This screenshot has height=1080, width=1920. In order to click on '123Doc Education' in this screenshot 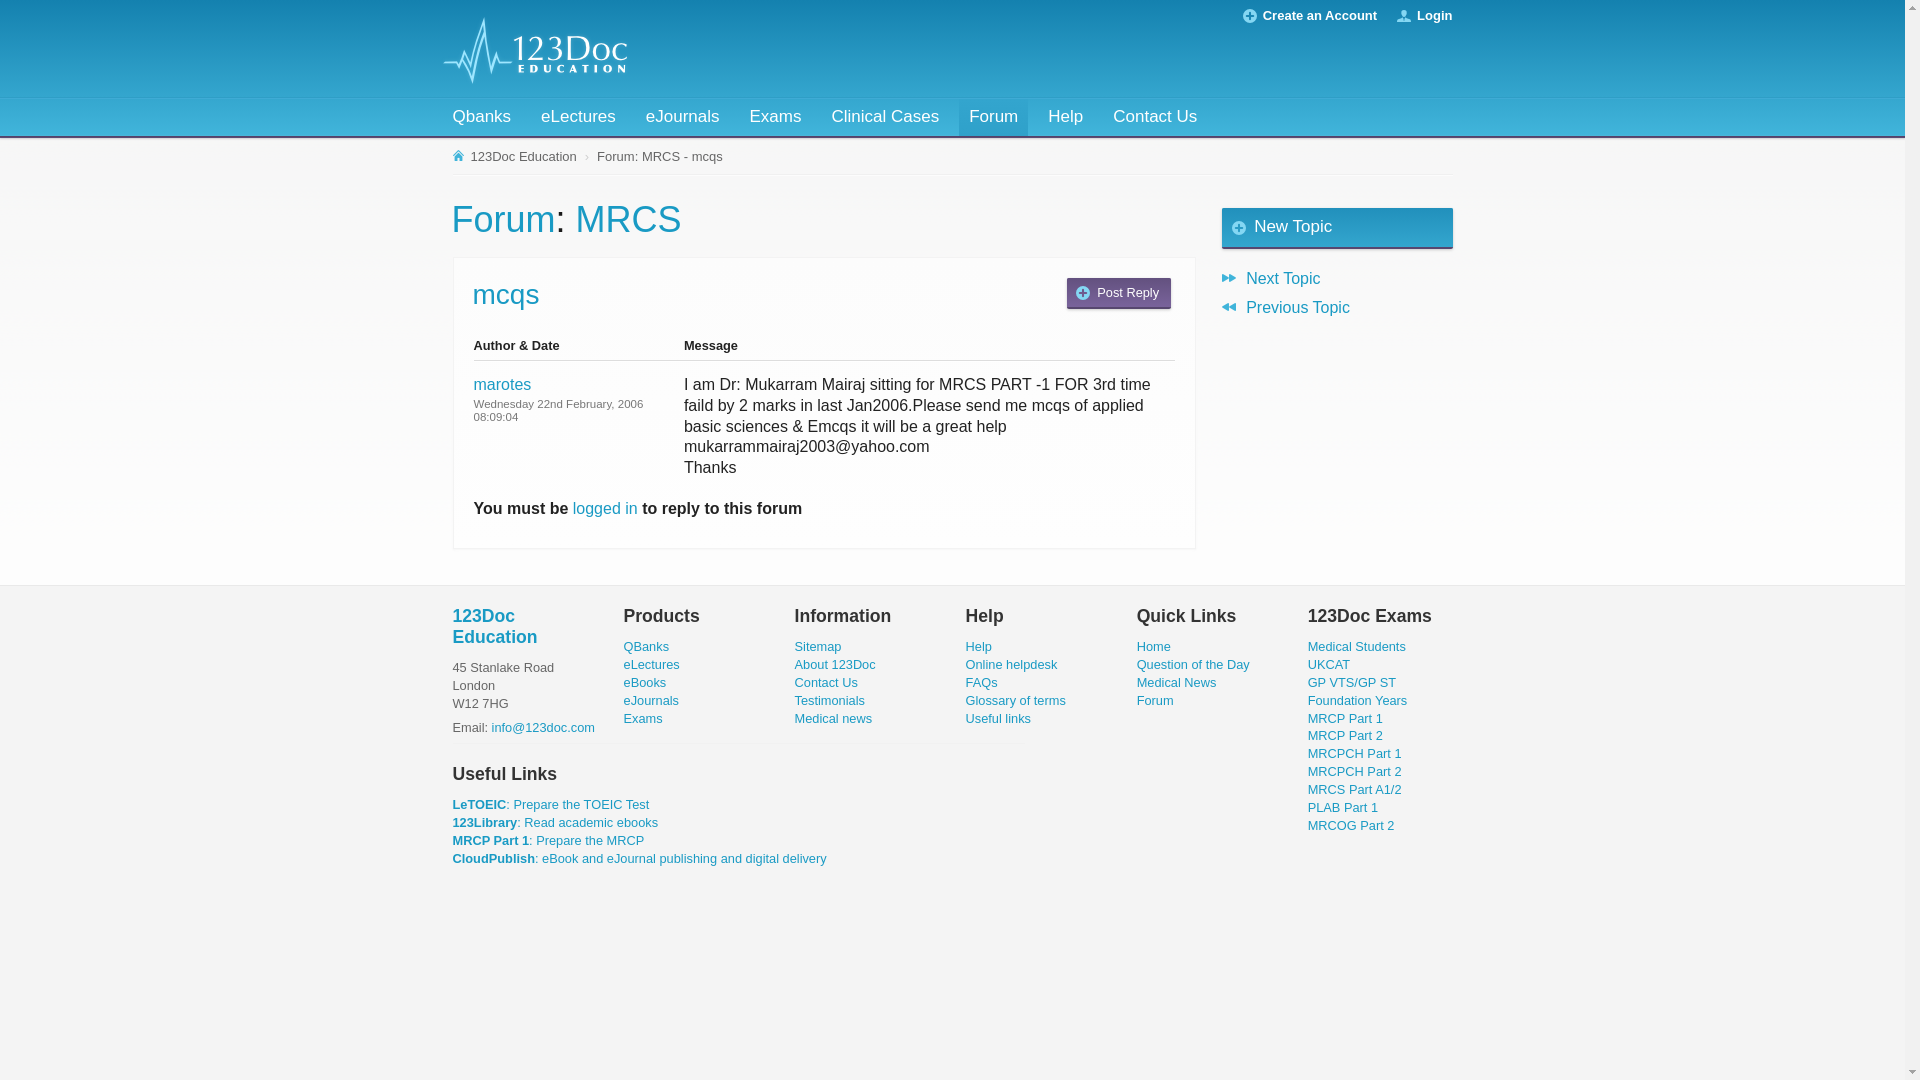, I will do `click(494, 625)`.